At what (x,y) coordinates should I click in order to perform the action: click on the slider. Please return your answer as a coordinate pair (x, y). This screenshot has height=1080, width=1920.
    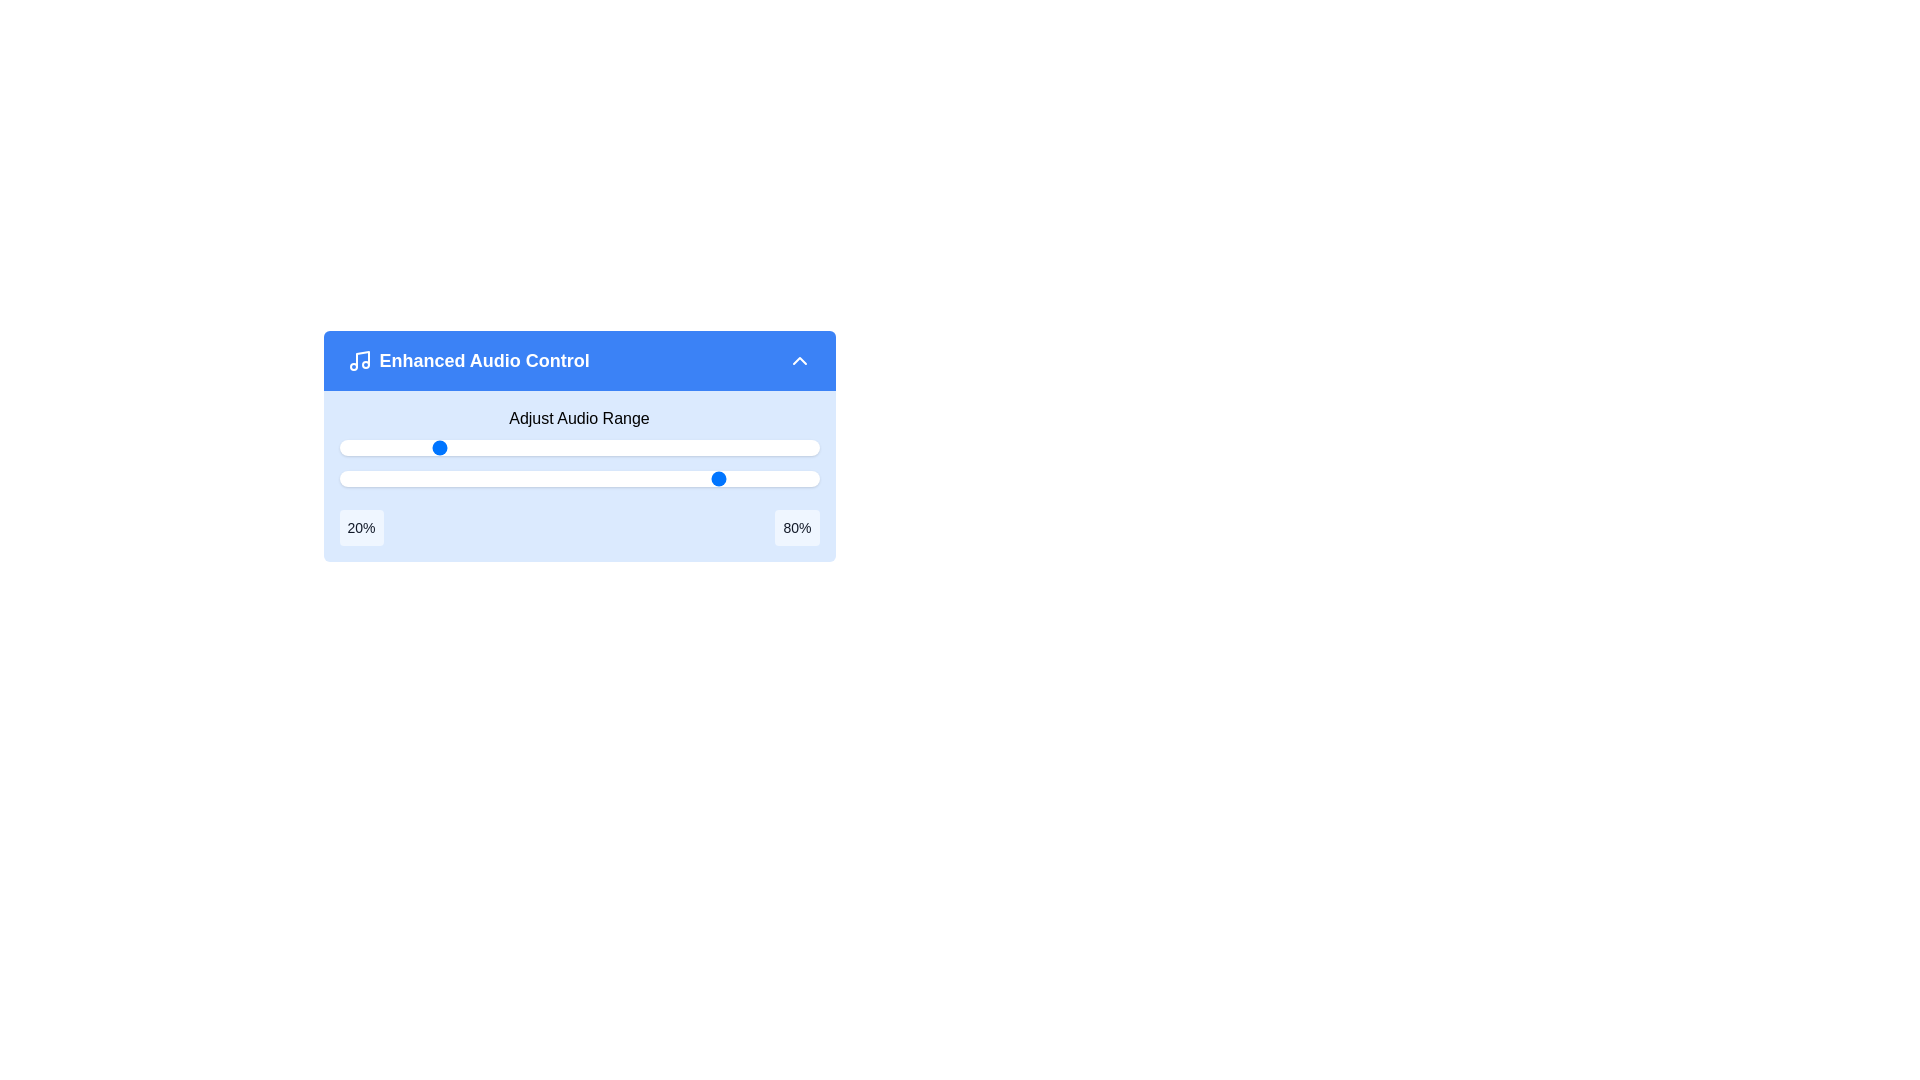
    Looking at the image, I should click on (382, 478).